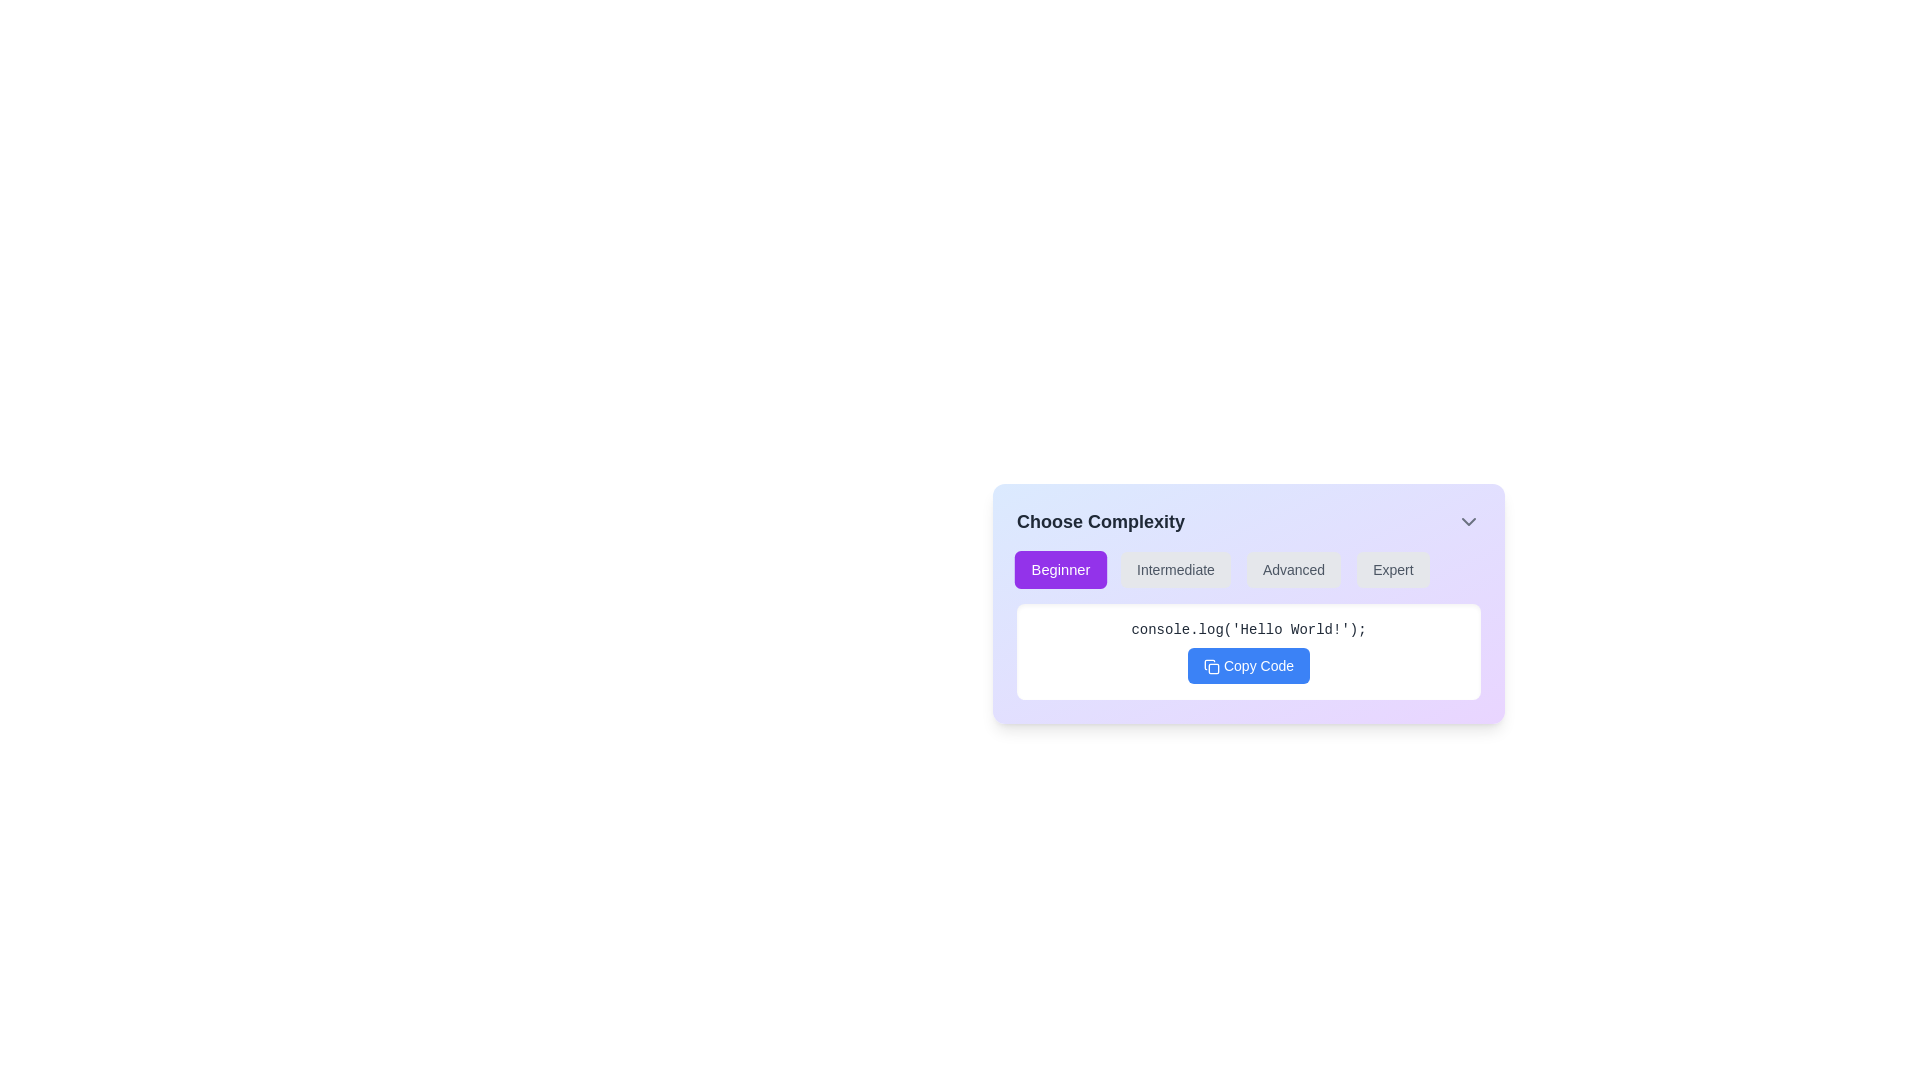  I want to click on the second button located below the code snippet displaying "console.log('Hello World!');" to copy the code snippet to the clipboard, so click(1247, 666).